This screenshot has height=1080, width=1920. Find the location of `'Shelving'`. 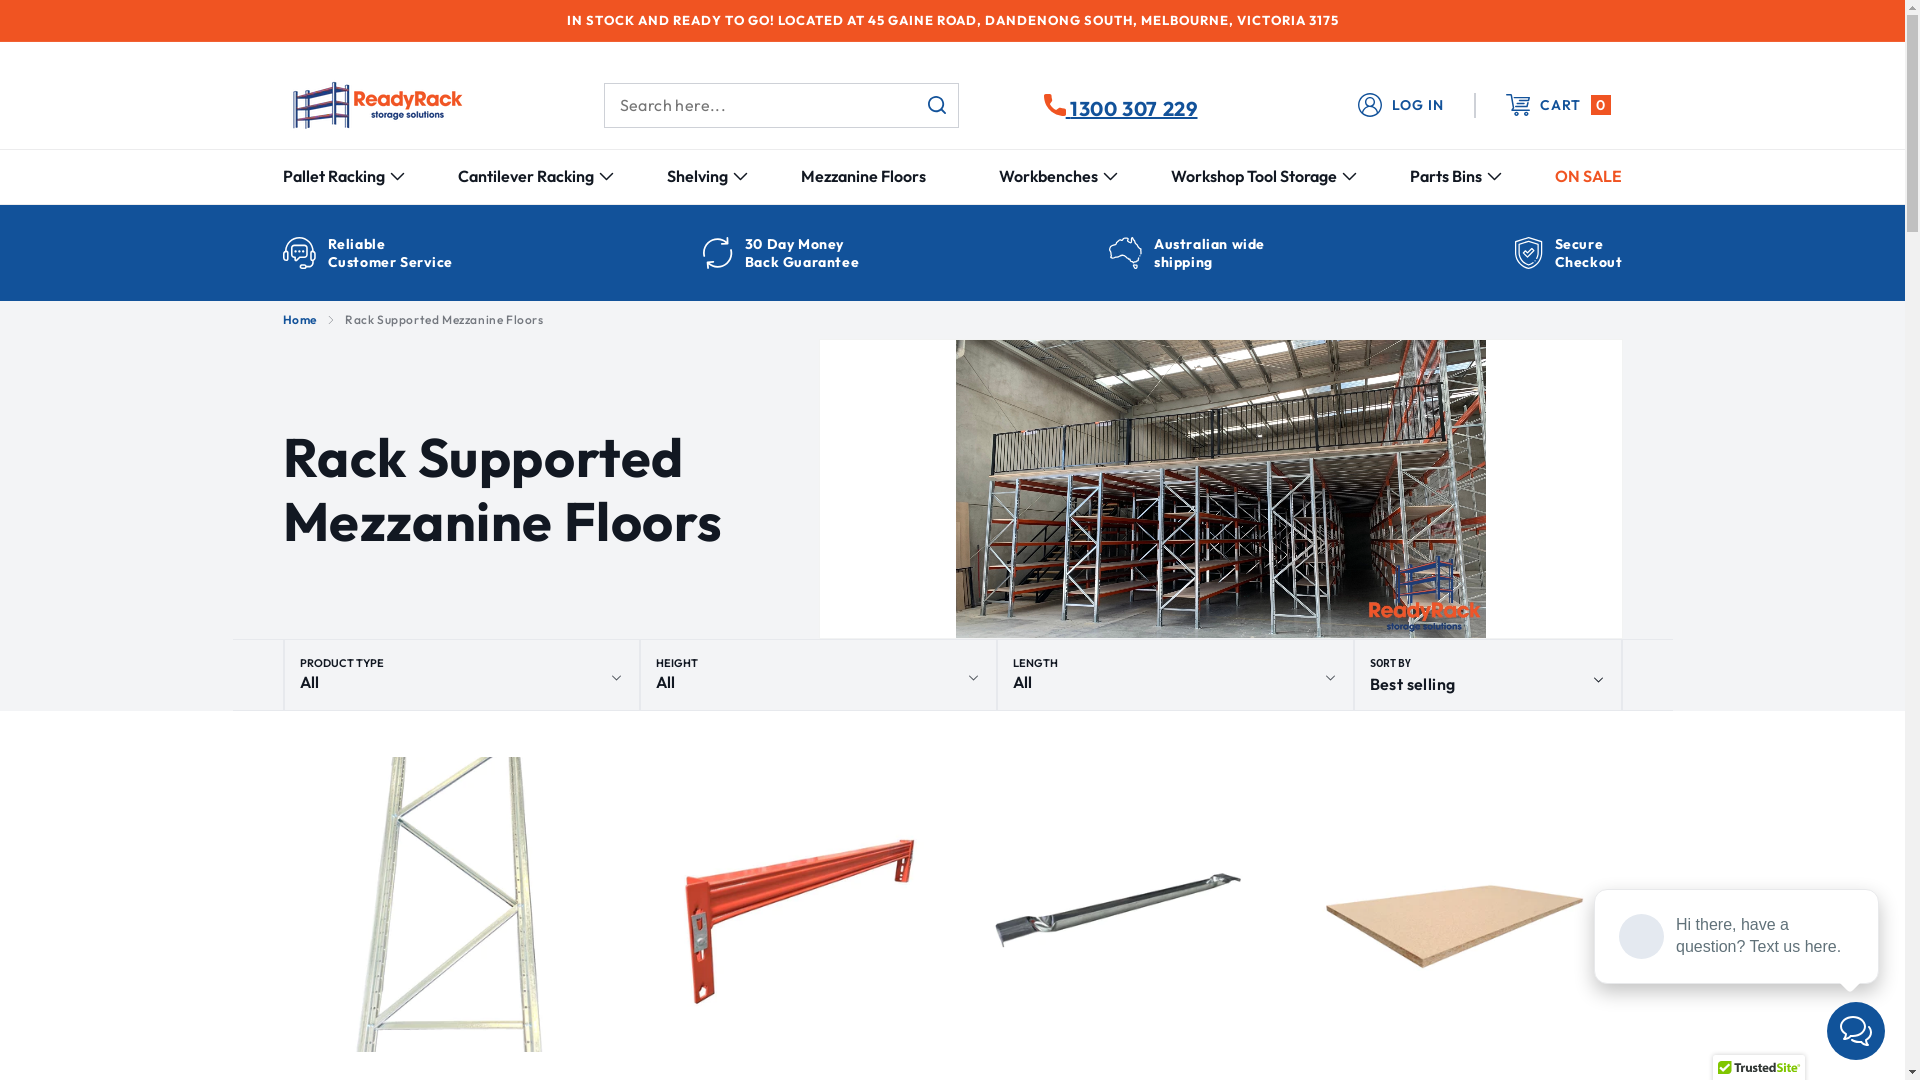

'Shelving' is located at coordinates (697, 175).